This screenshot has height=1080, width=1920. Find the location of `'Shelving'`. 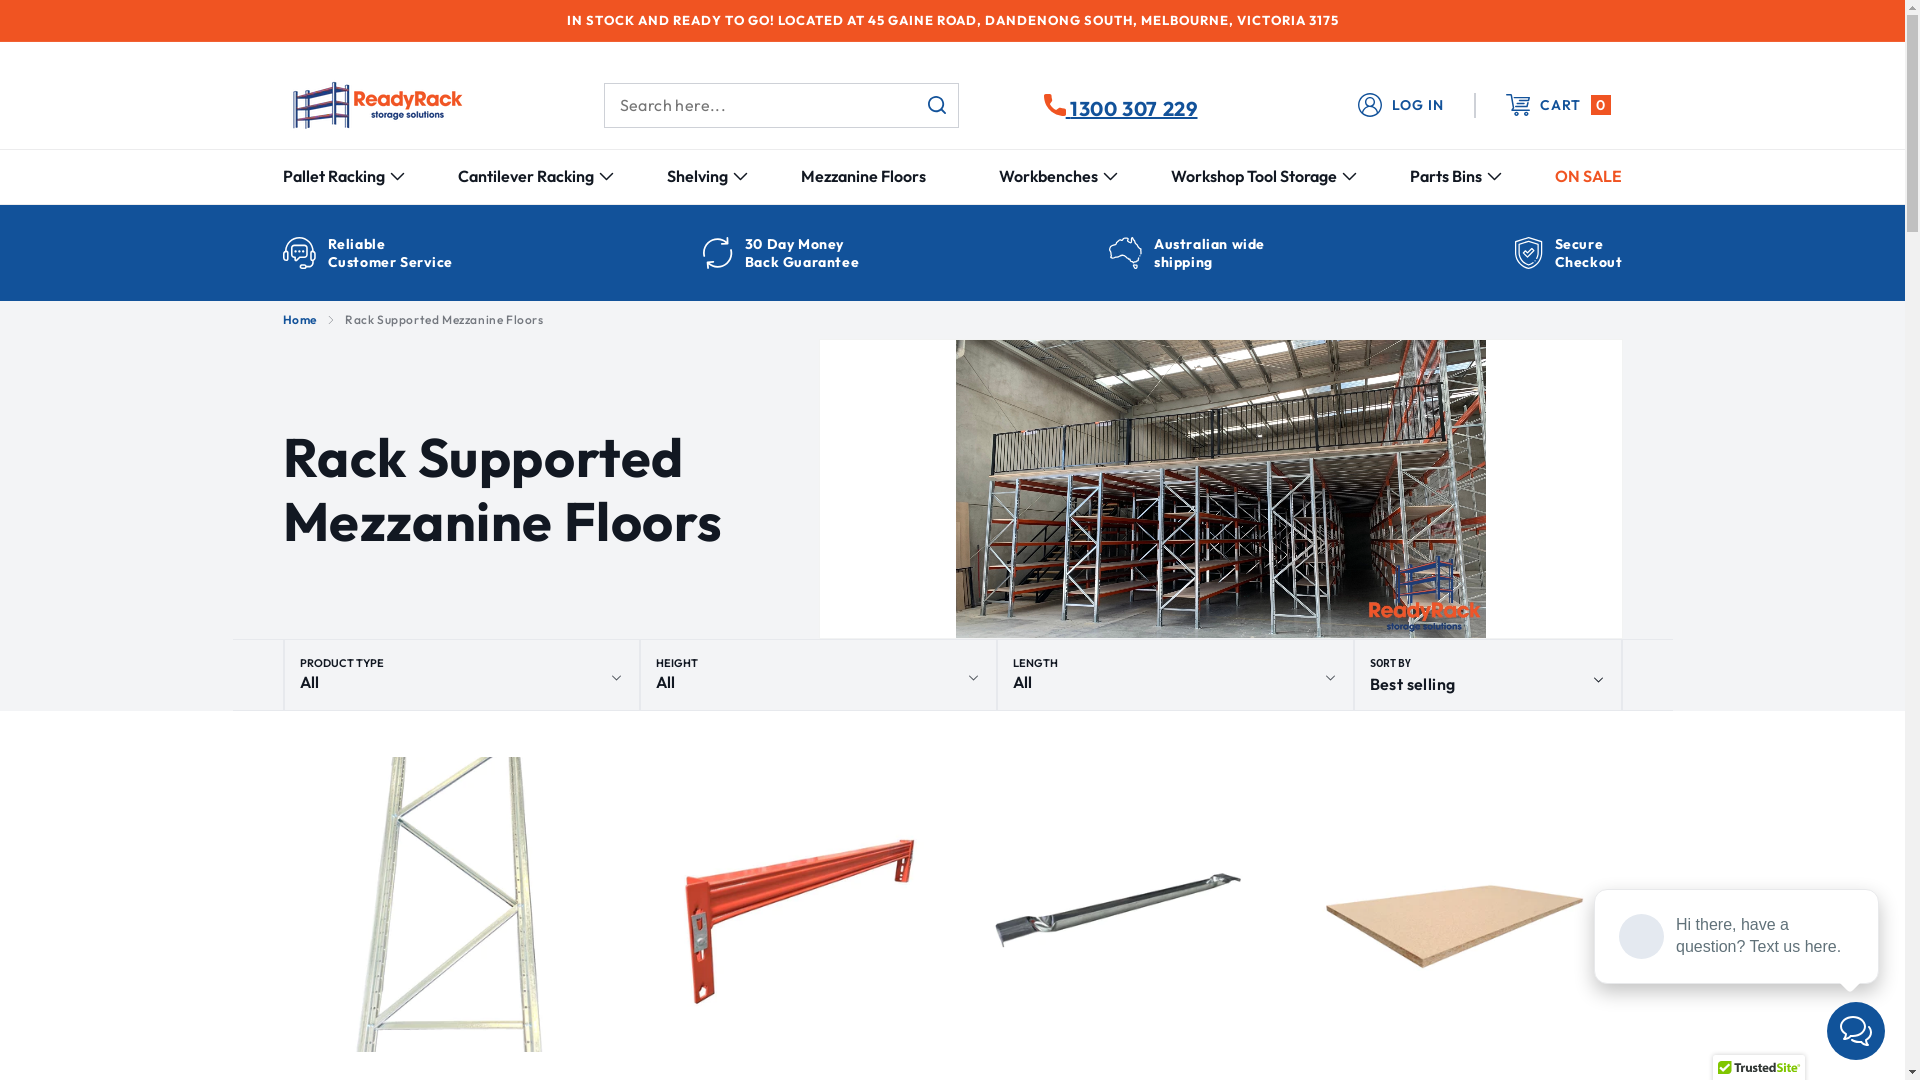

'Shelving' is located at coordinates (697, 175).